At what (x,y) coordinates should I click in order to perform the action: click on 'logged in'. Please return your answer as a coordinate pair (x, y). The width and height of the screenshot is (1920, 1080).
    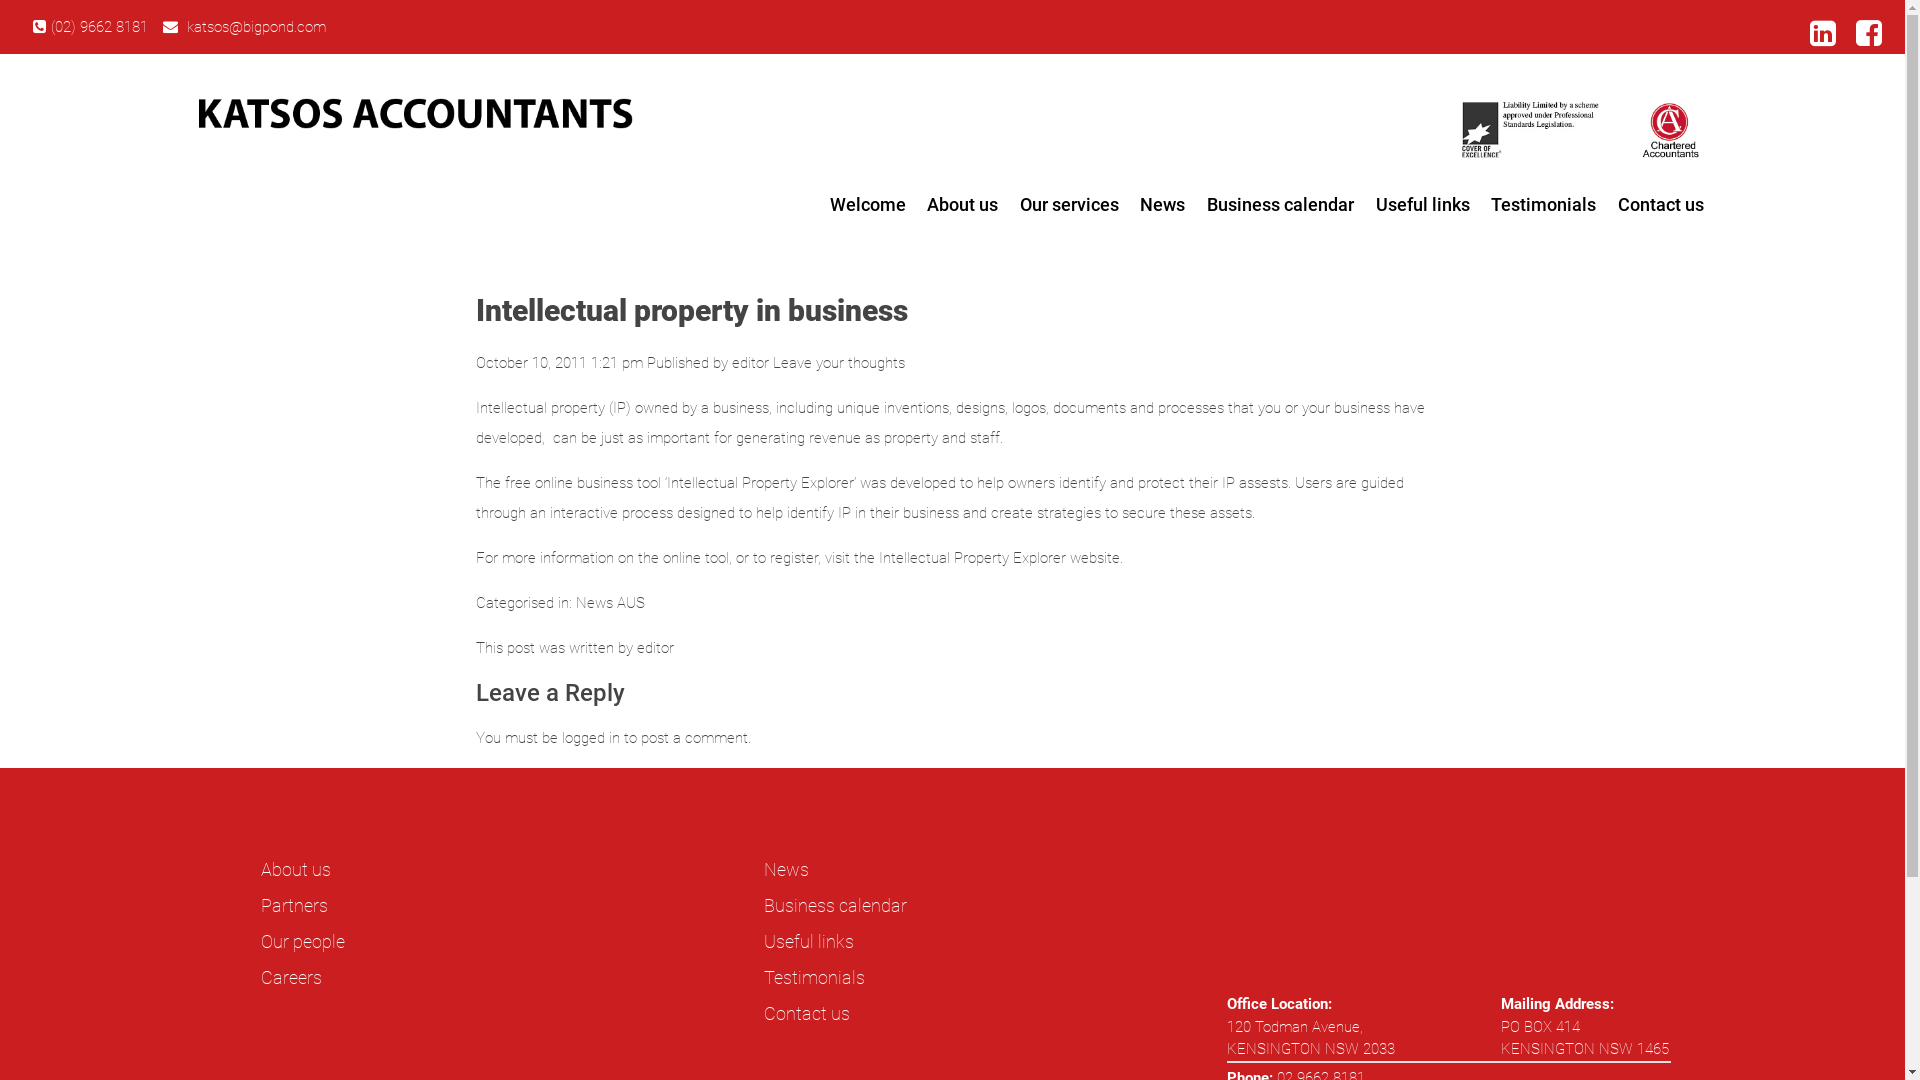
    Looking at the image, I should click on (560, 737).